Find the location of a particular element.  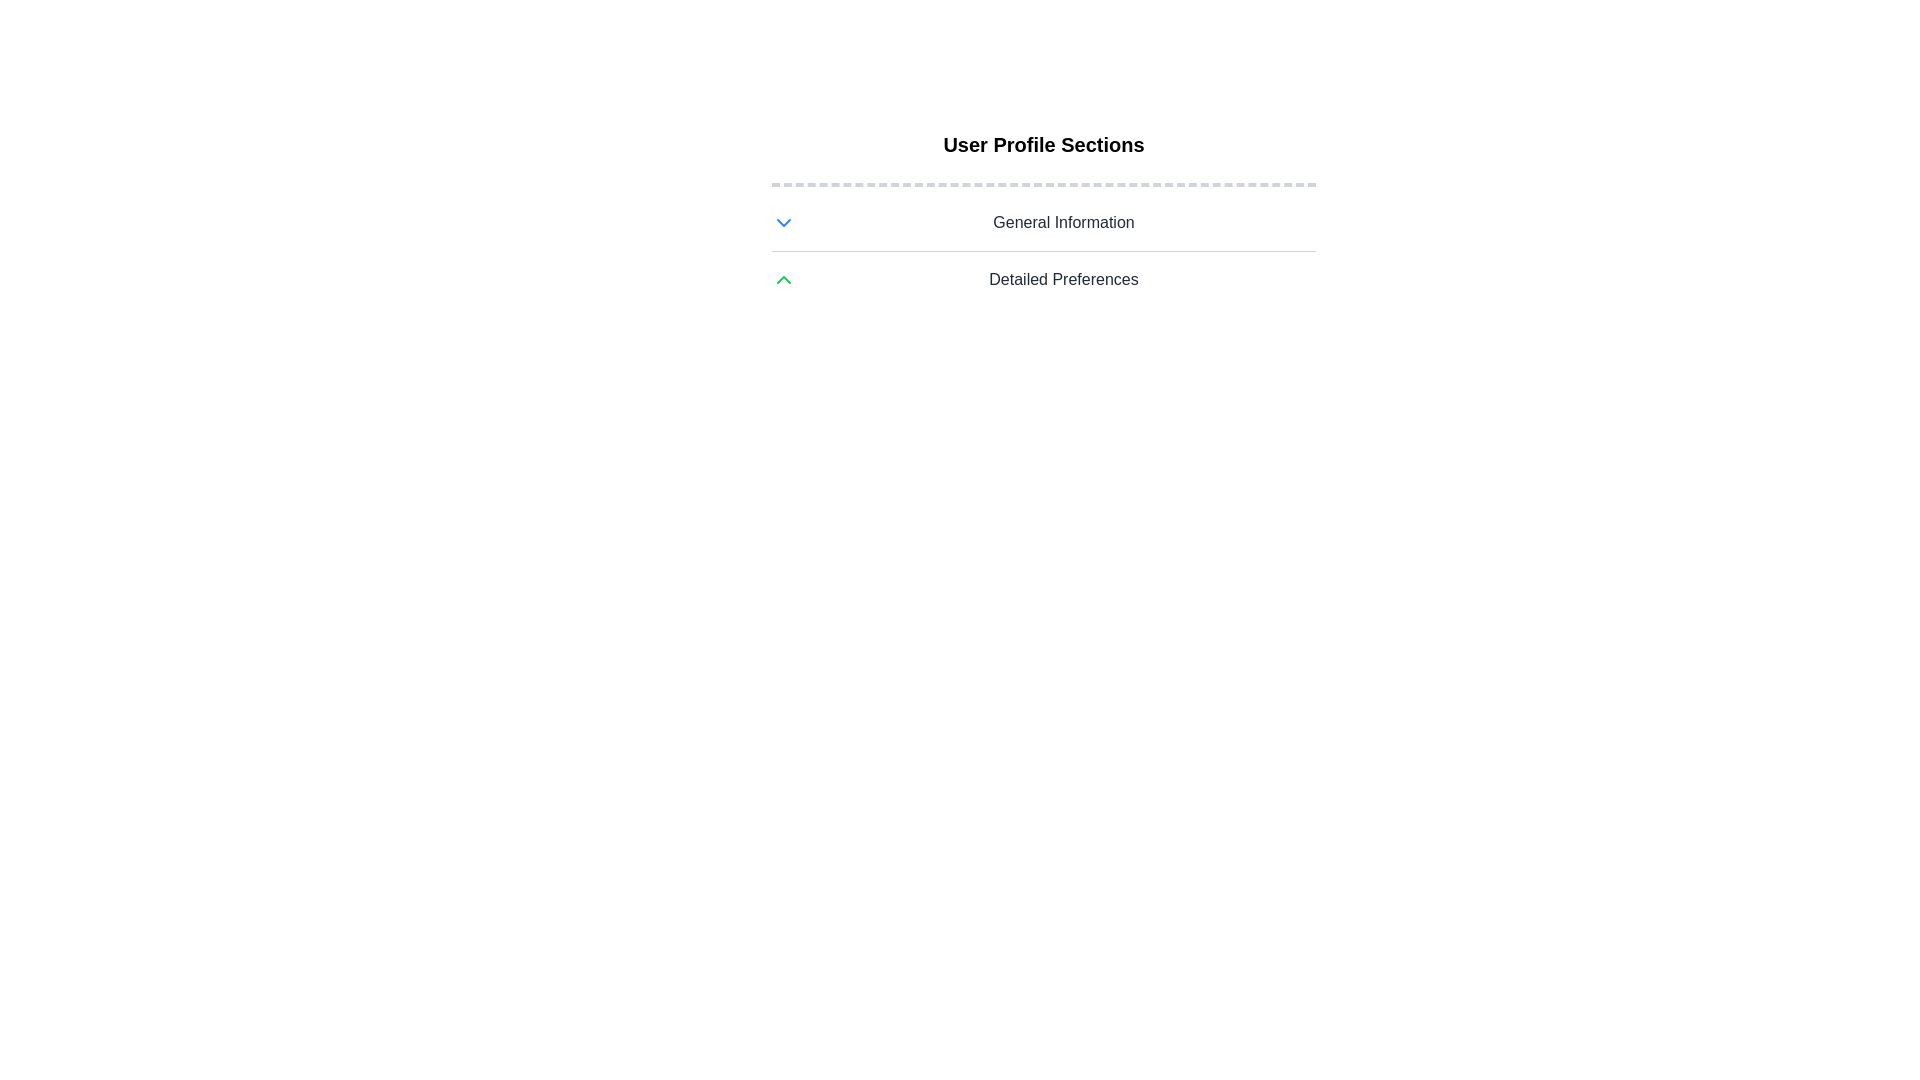

the 'Detailed Preferences' text label which is styled in gray with a bold font, located centrally below the 'General Information' label and accompanied by an upward green arrow icon to its left is located at coordinates (1063, 280).